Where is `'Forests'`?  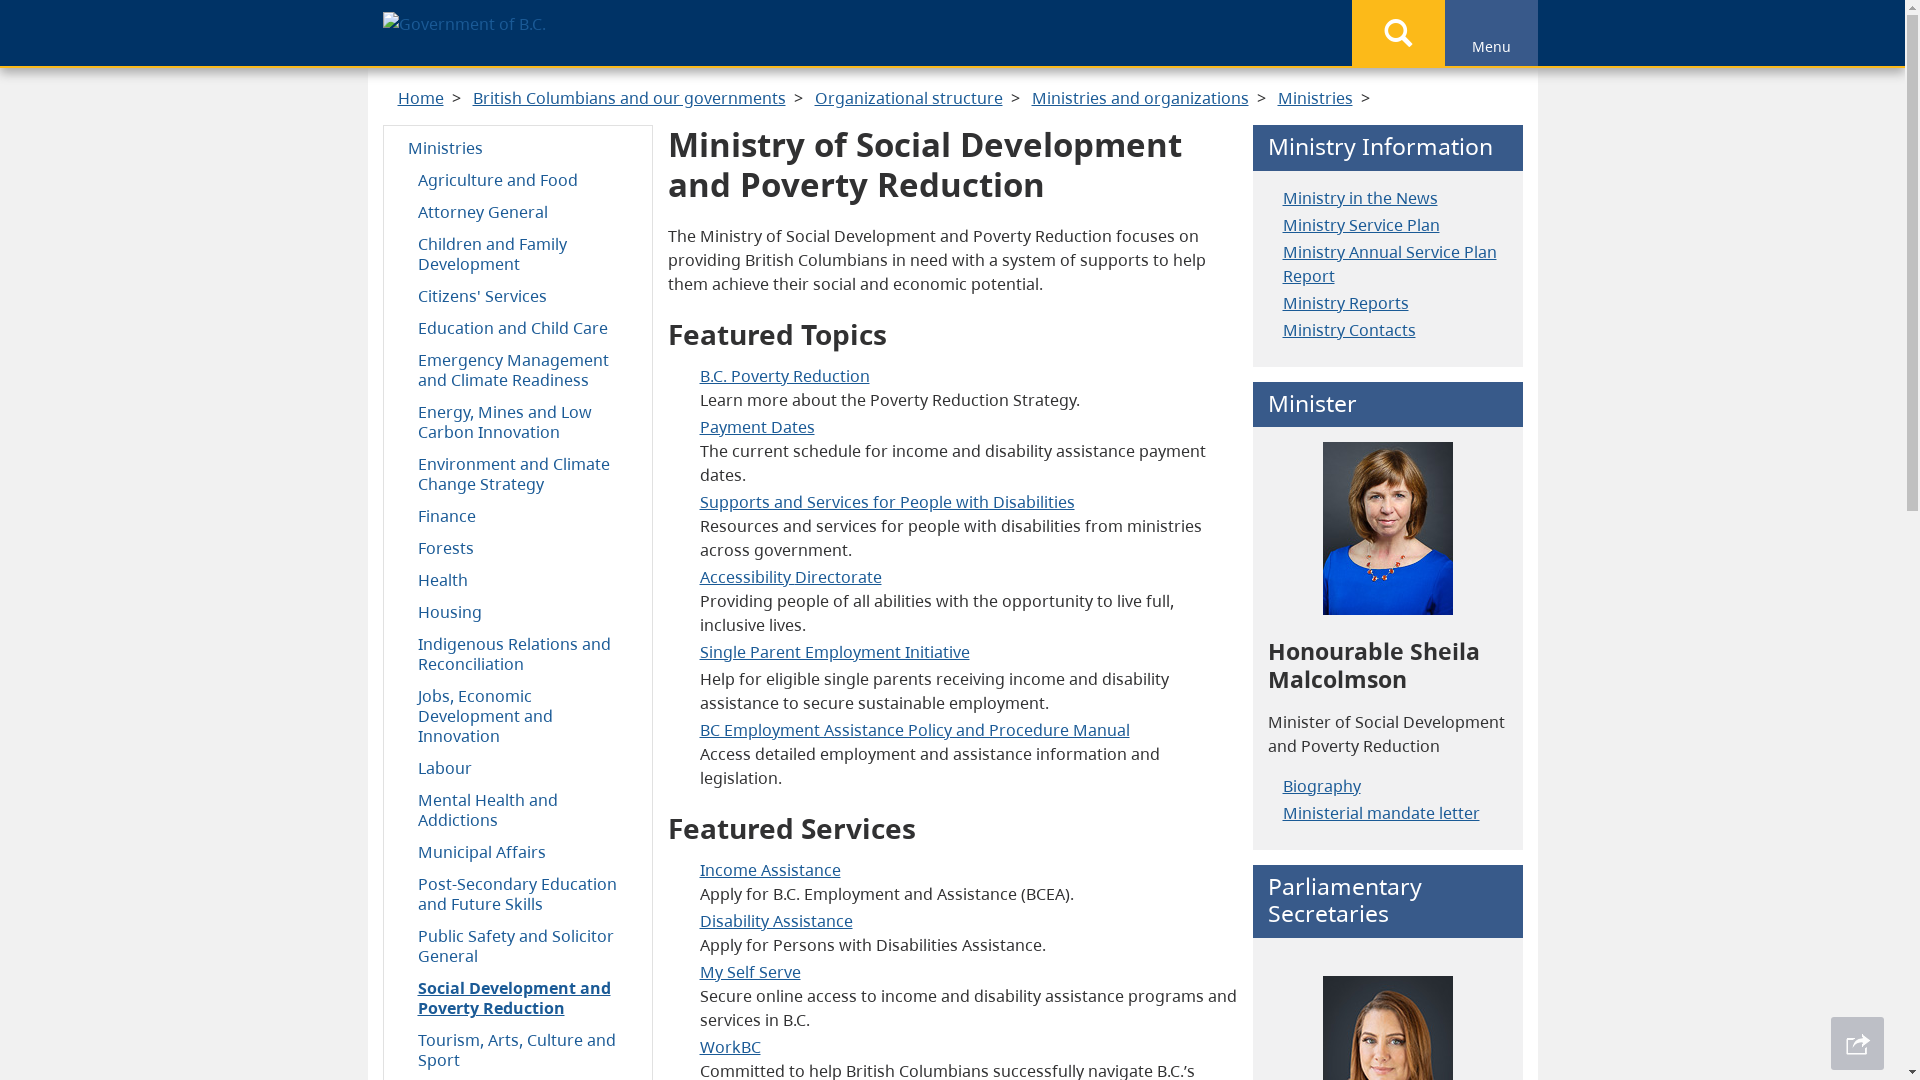 'Forests' is located at coordinates (518, 547).